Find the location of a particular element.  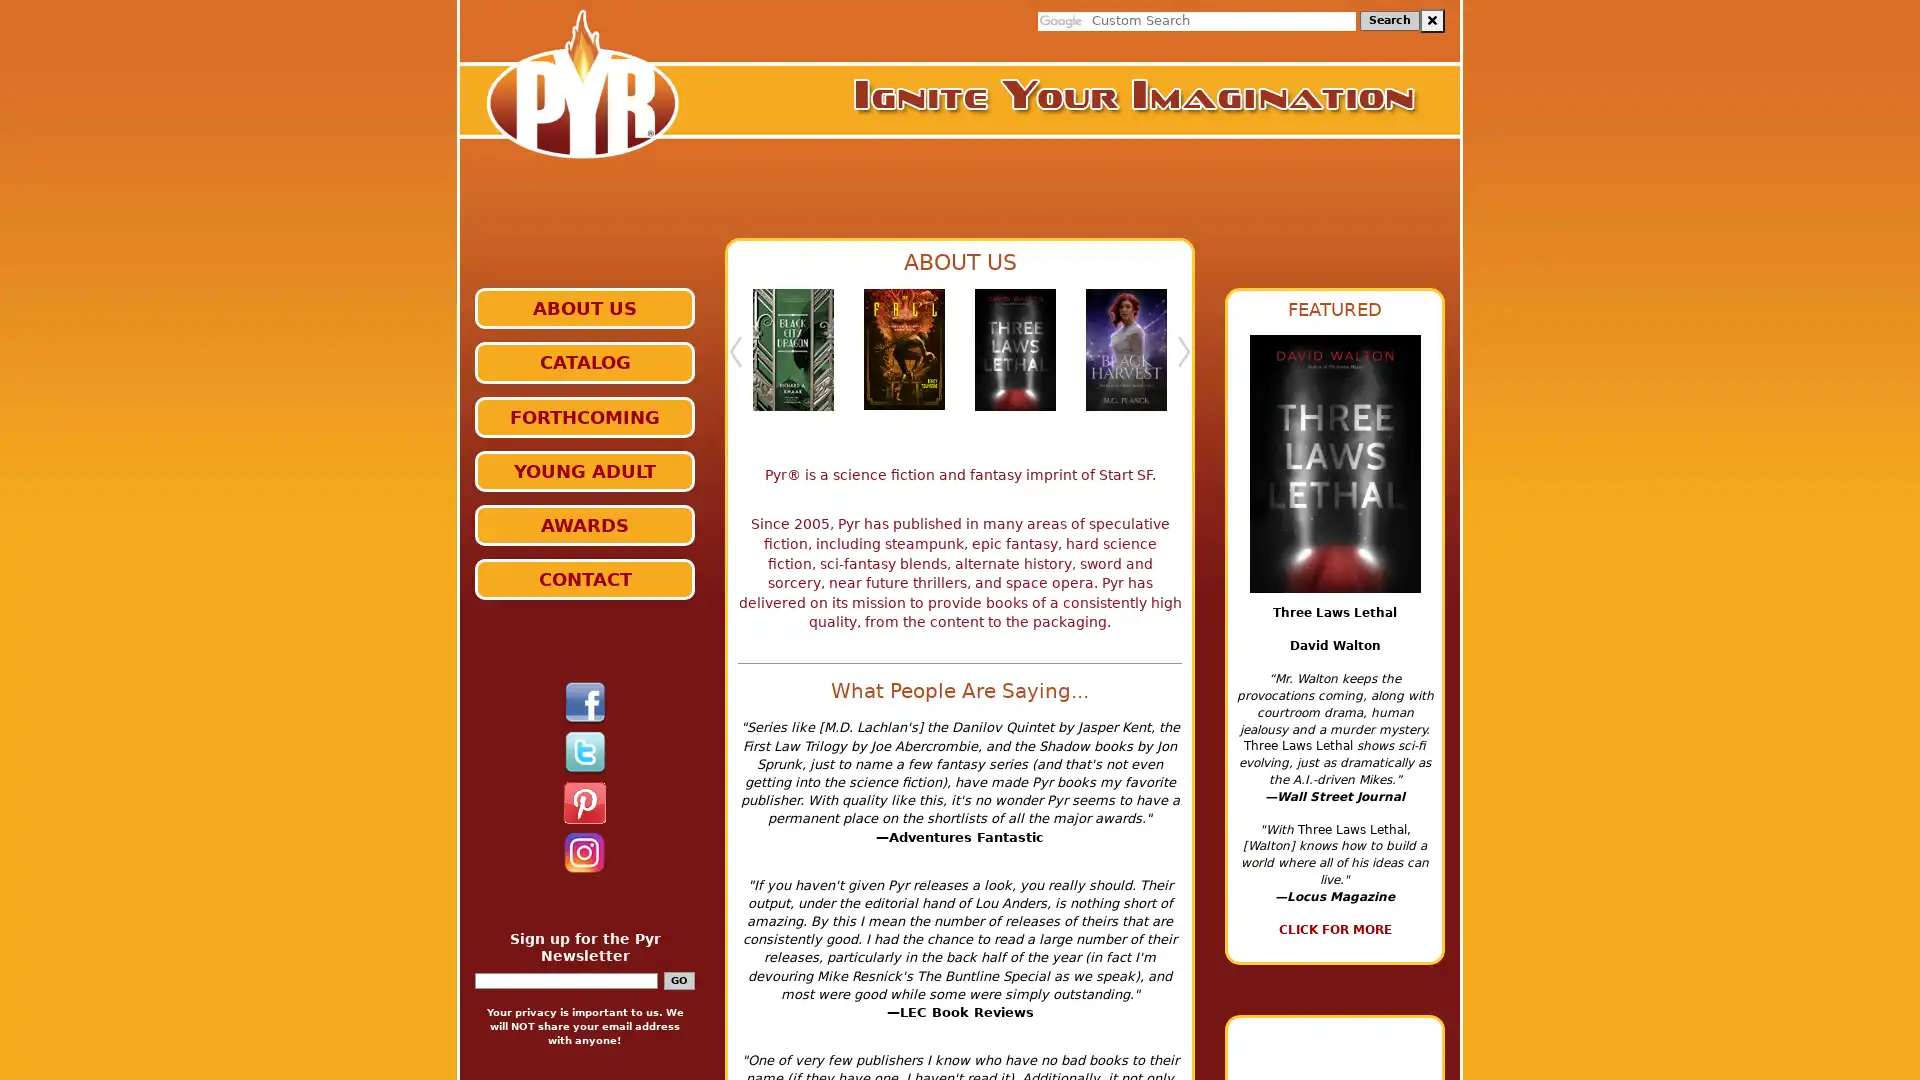

Next is located at coordinates (1184, 361).